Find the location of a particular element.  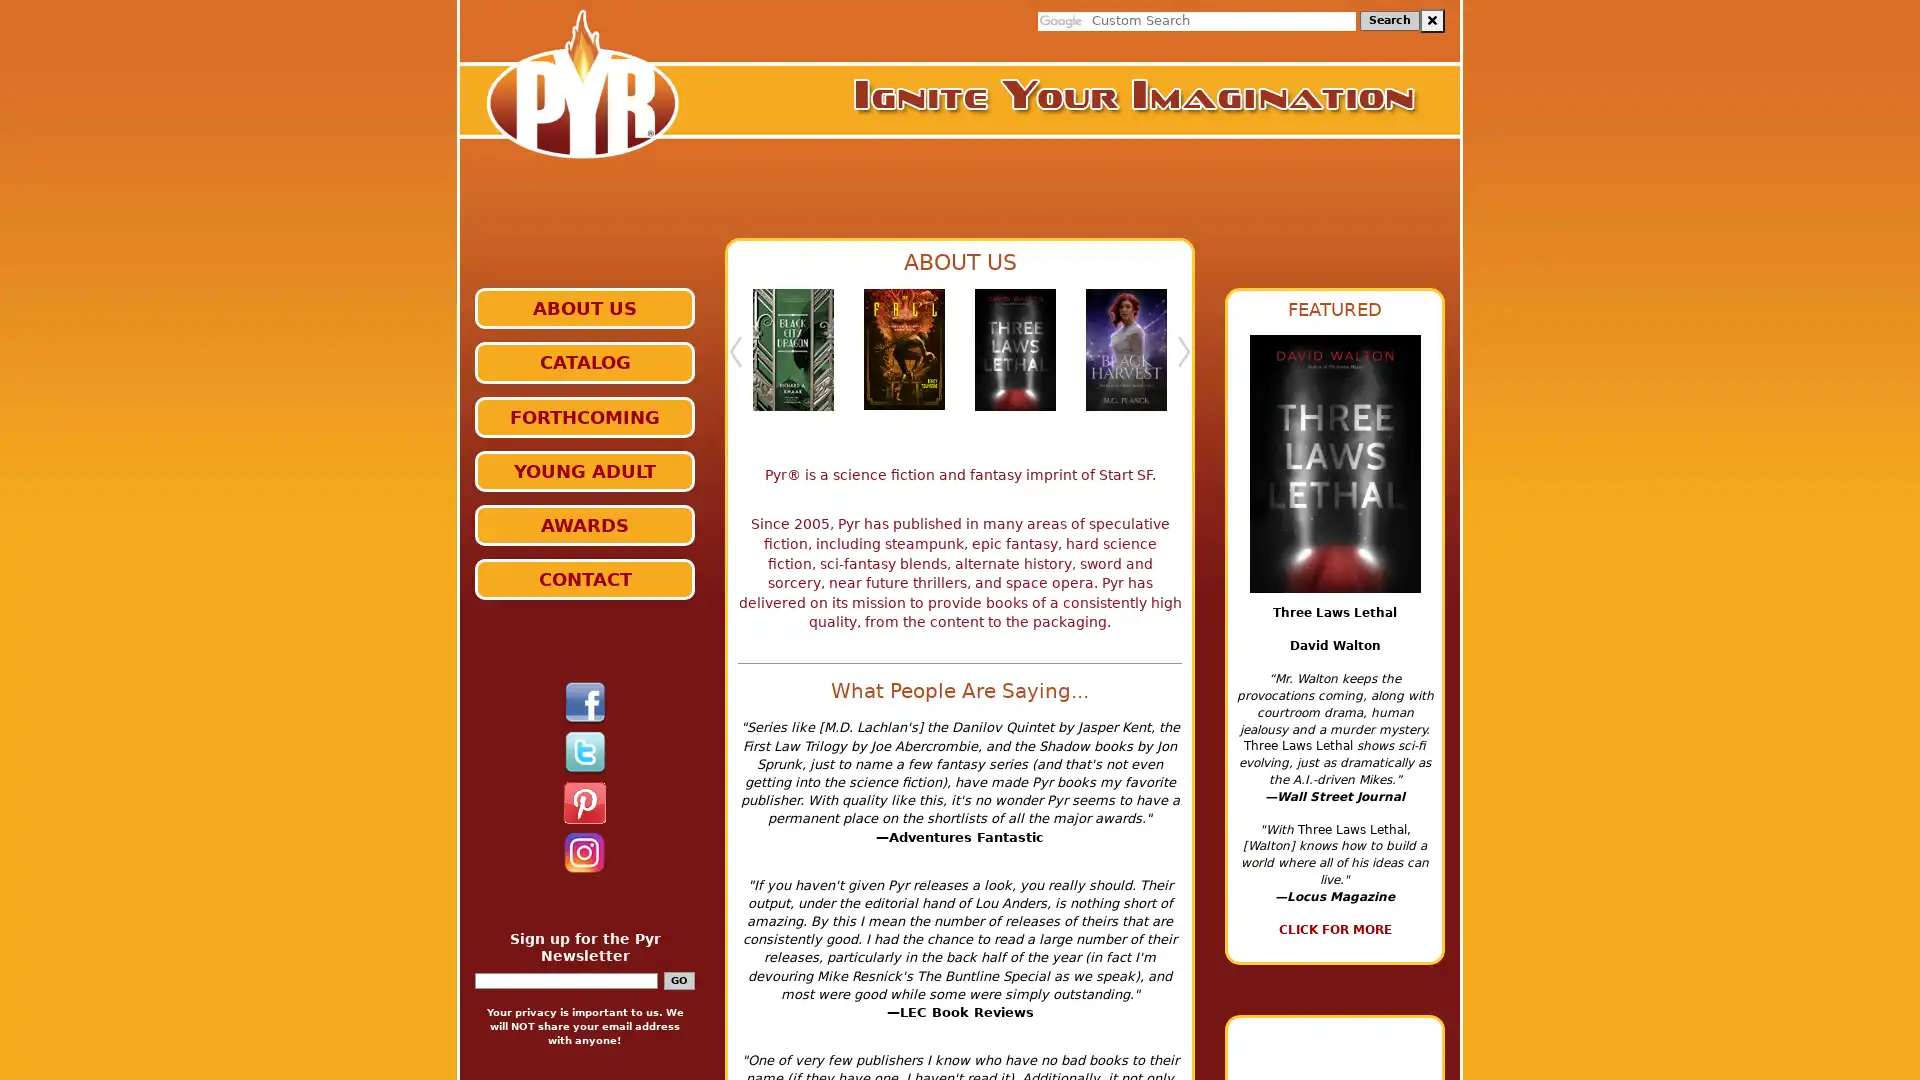

Next is located at coordinates (1184, 361).